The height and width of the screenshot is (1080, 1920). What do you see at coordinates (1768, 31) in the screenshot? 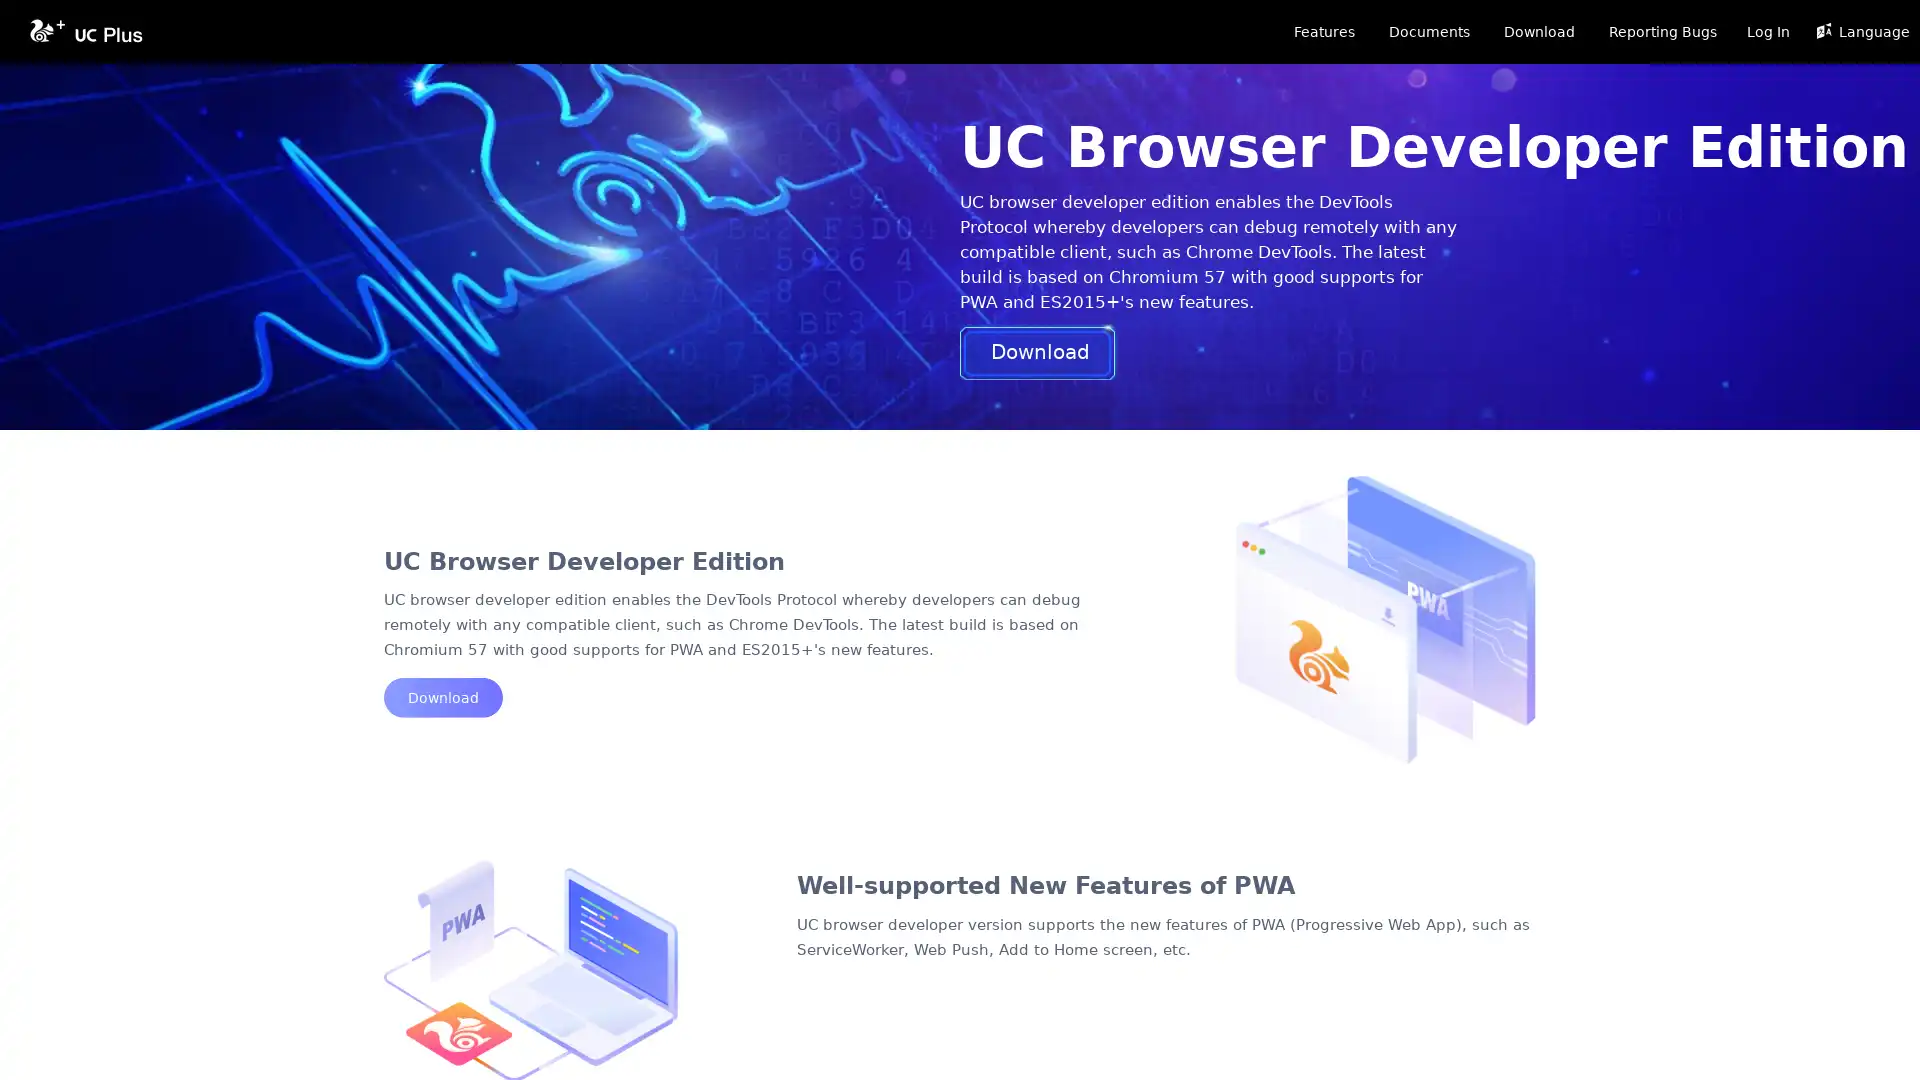
I see `Log In` at bounding box center [1768, 31].